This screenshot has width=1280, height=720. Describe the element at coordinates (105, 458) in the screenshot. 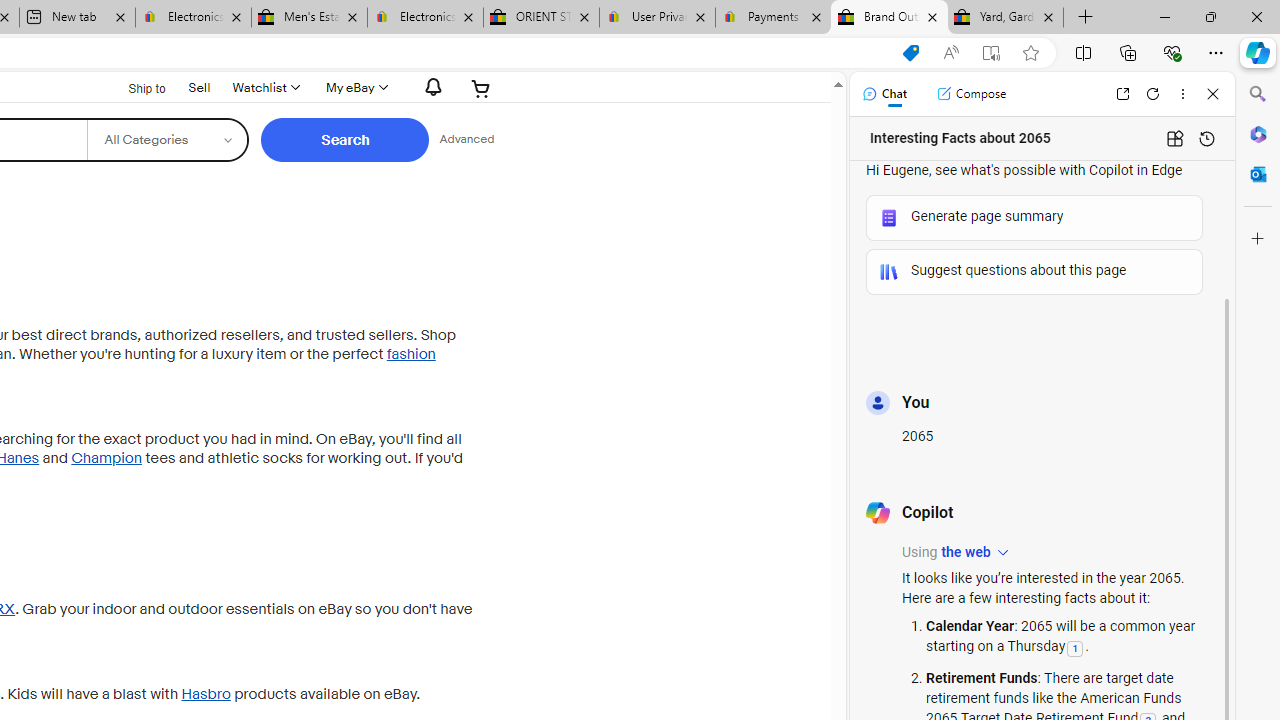

I see `'Champion'` at that location.